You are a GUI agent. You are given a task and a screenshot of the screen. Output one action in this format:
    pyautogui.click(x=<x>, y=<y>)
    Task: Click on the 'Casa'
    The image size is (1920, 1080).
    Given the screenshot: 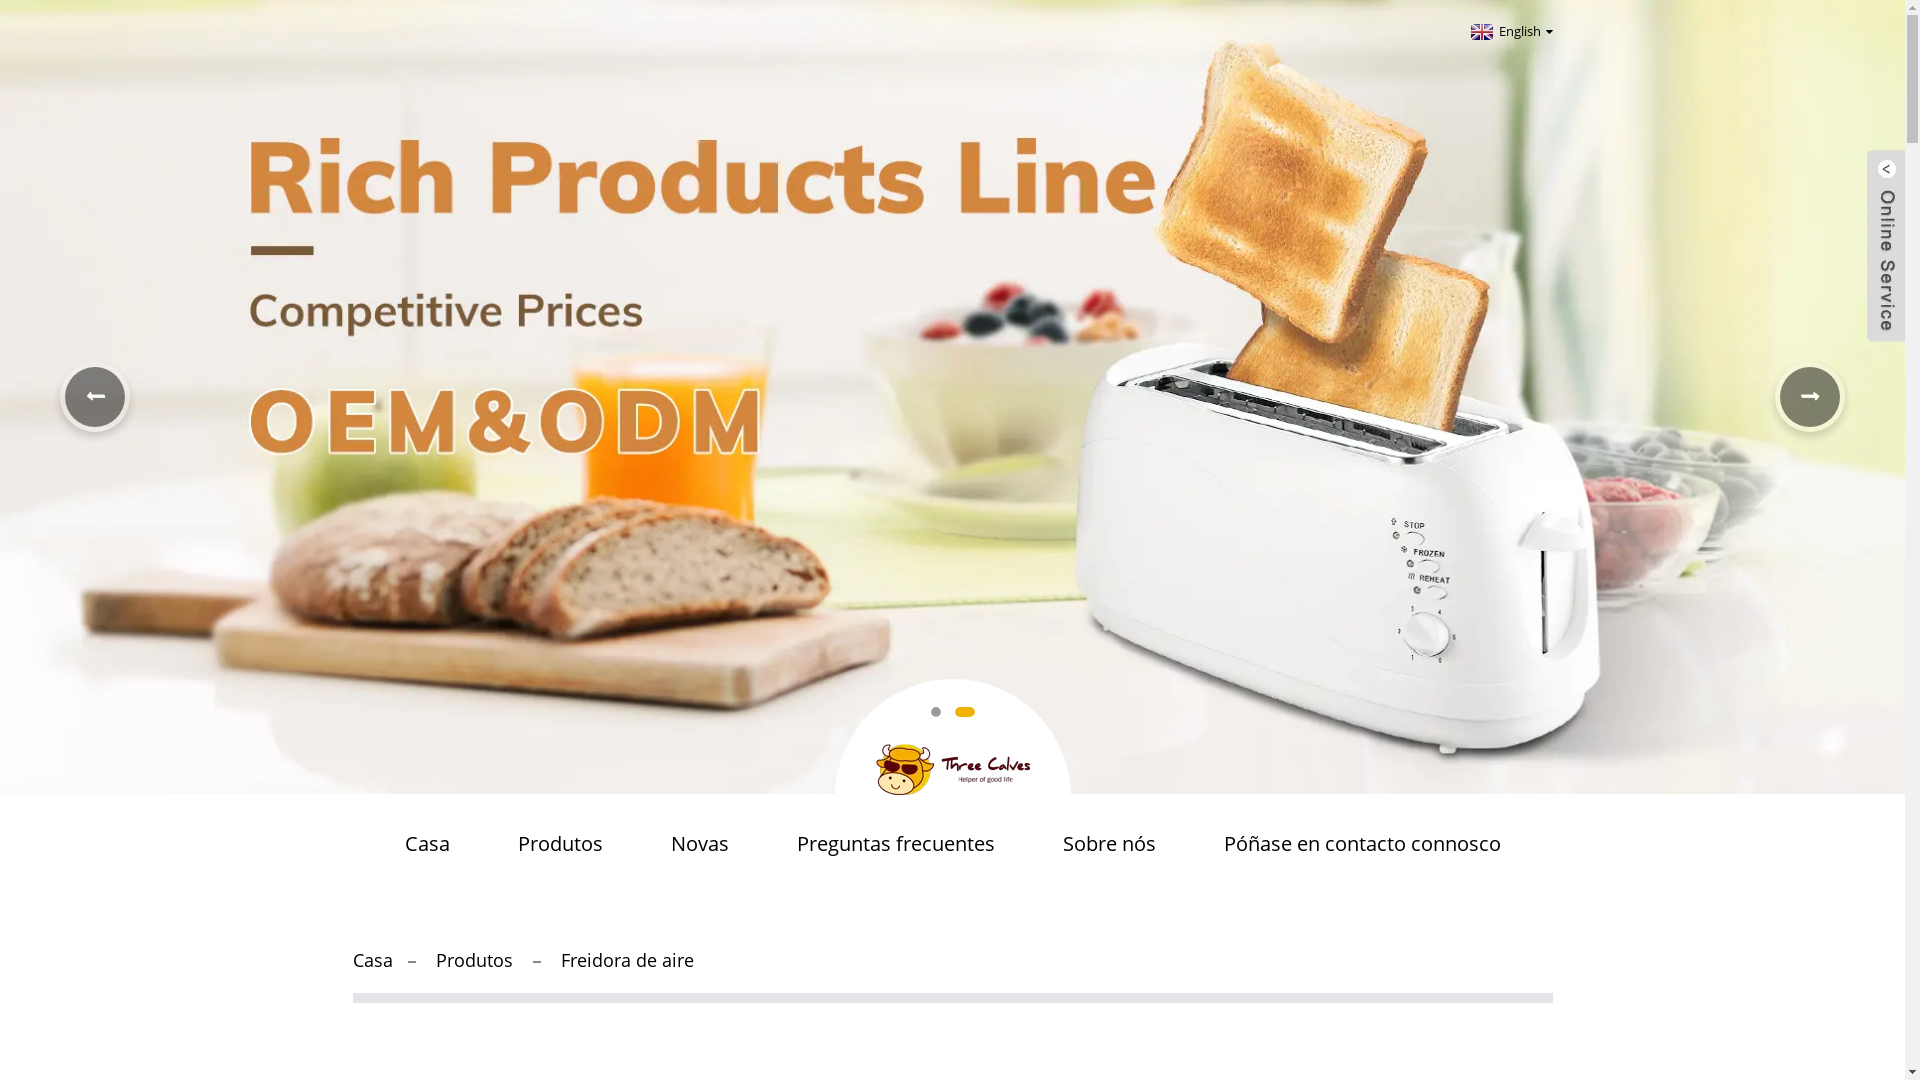 What is the action you would take?
    pyautogui.click(x=371, y=959)
    